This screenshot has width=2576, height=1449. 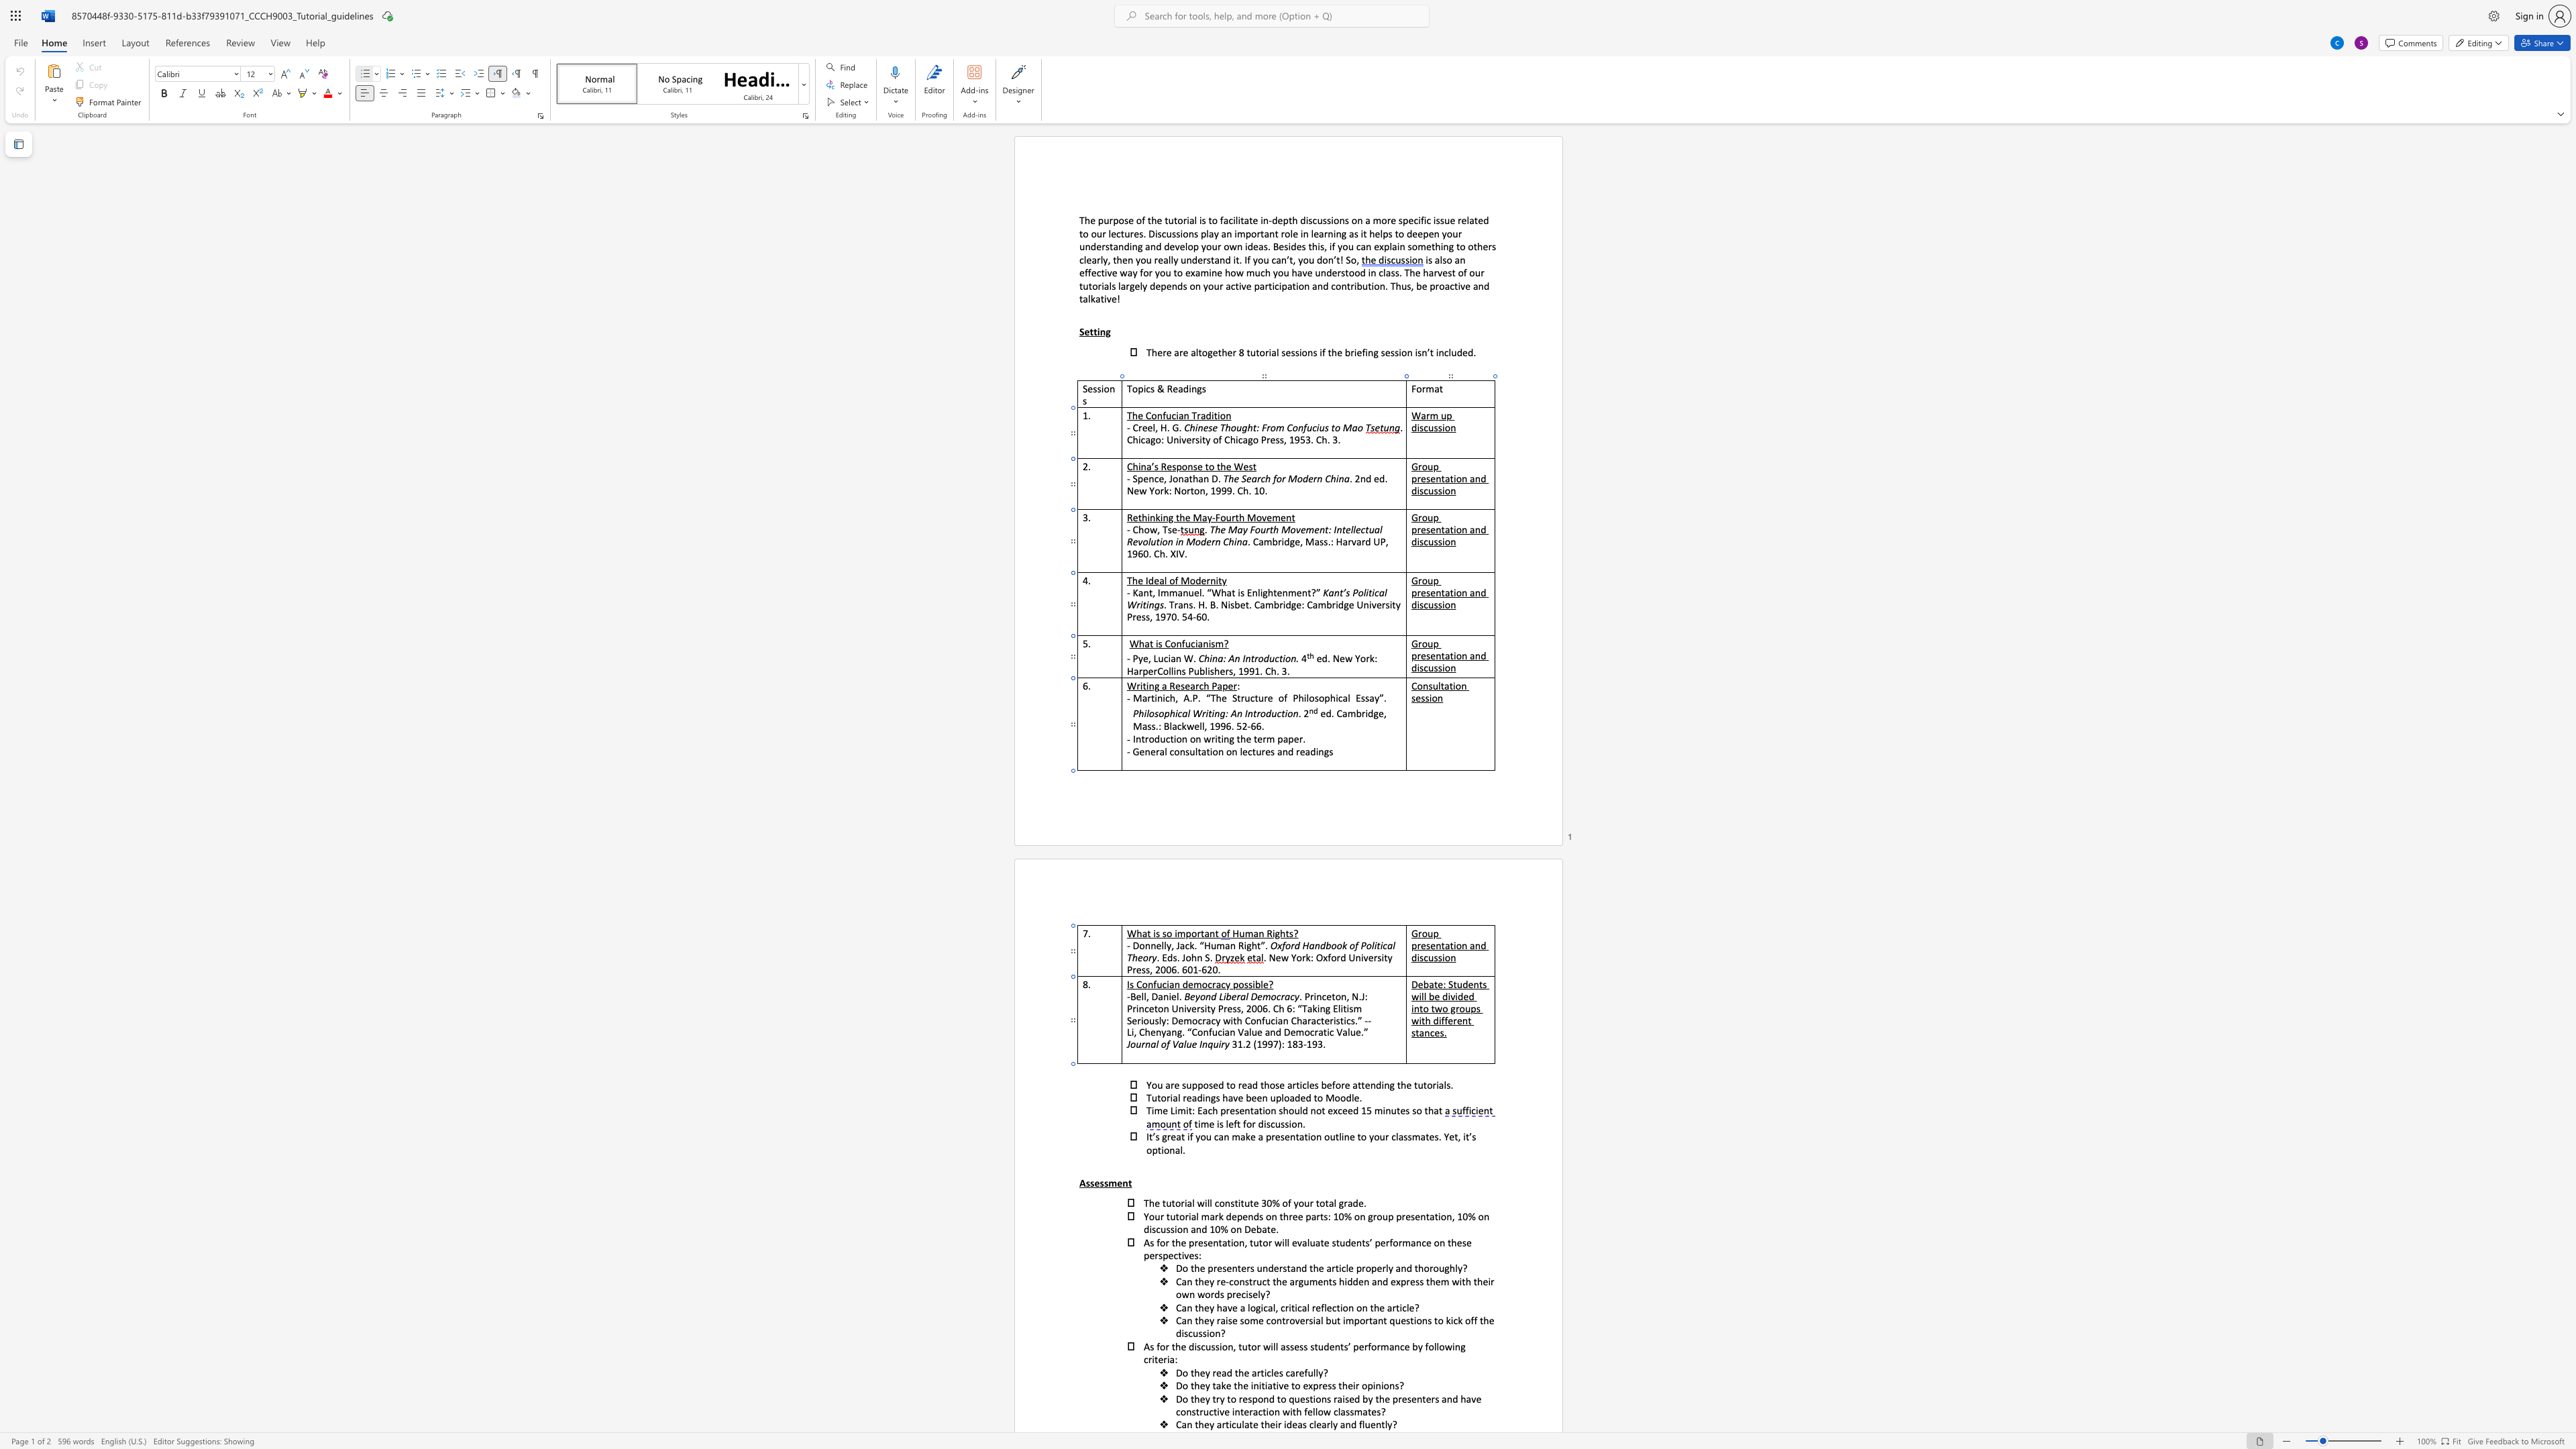 I want to click on the 1th character "f" in the text, so click(x=1322, y=1307).